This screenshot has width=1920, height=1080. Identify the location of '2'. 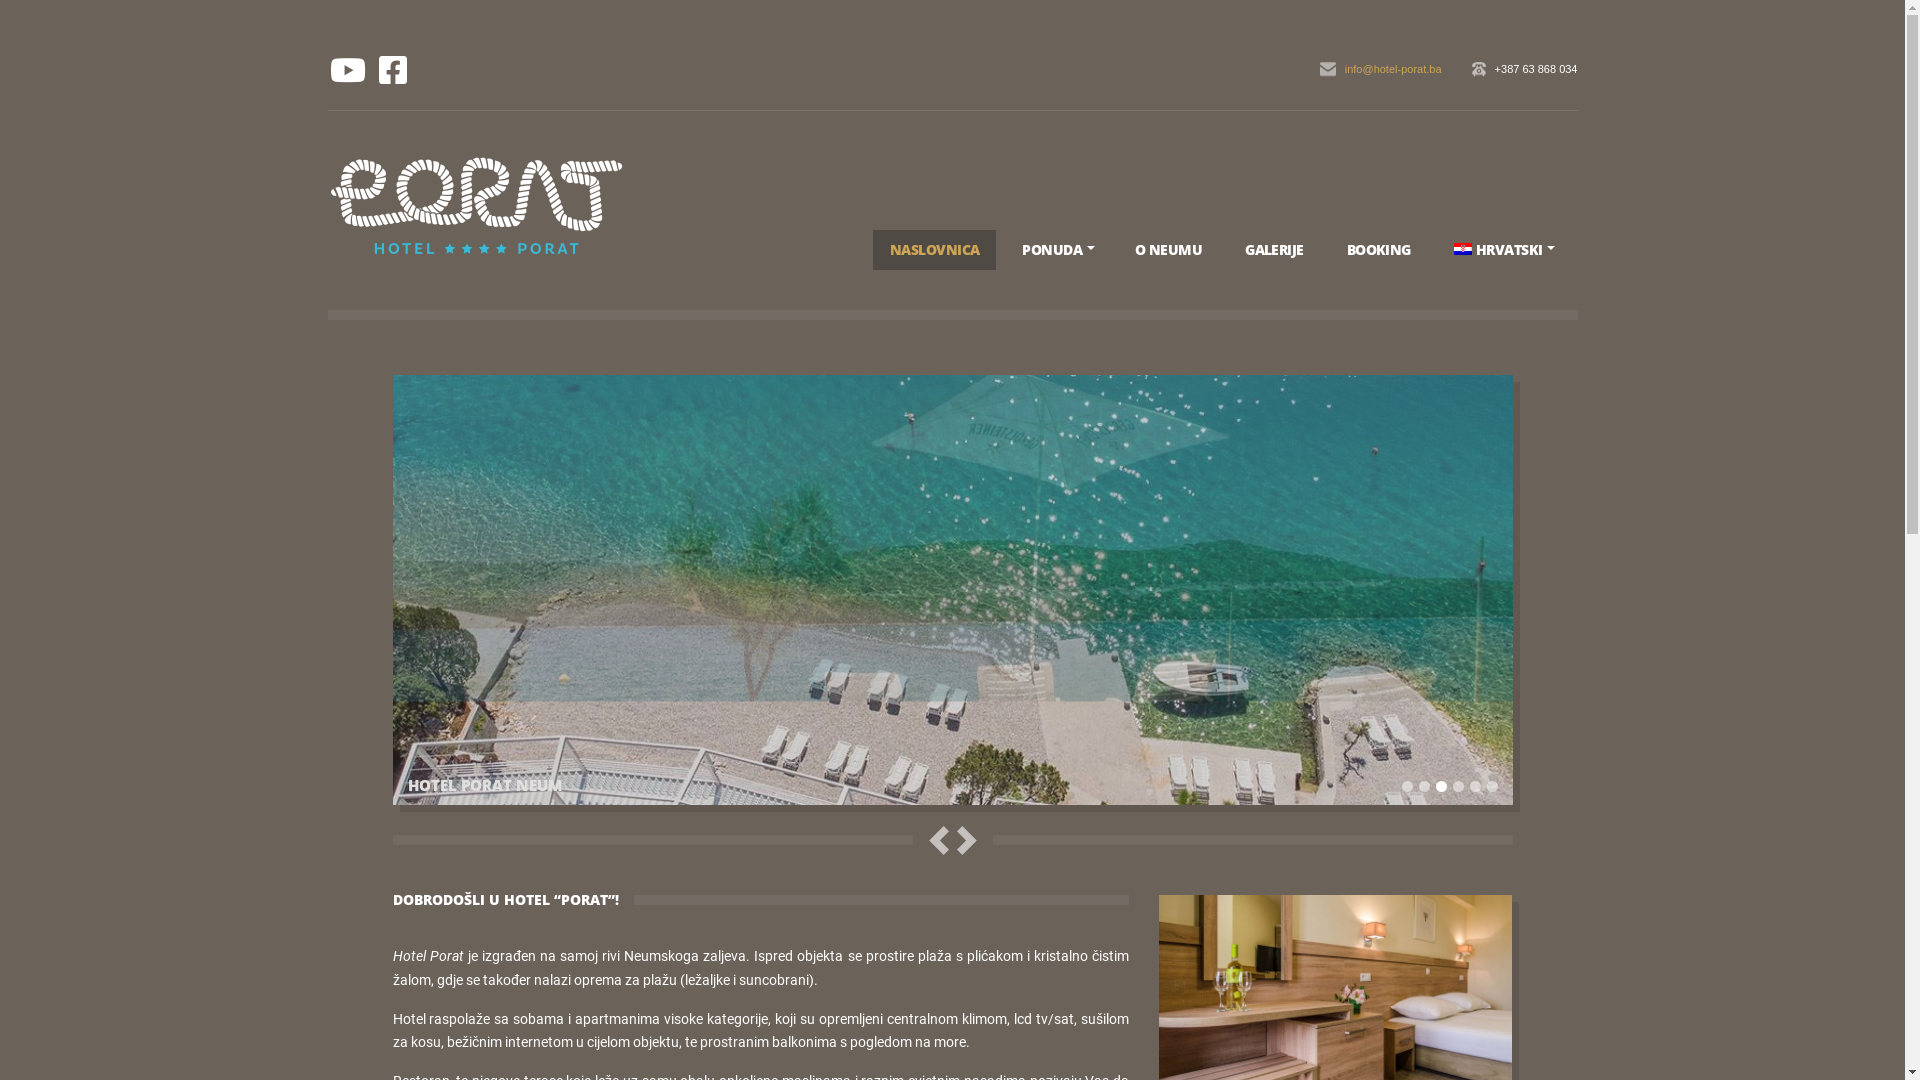
(1422, 785).